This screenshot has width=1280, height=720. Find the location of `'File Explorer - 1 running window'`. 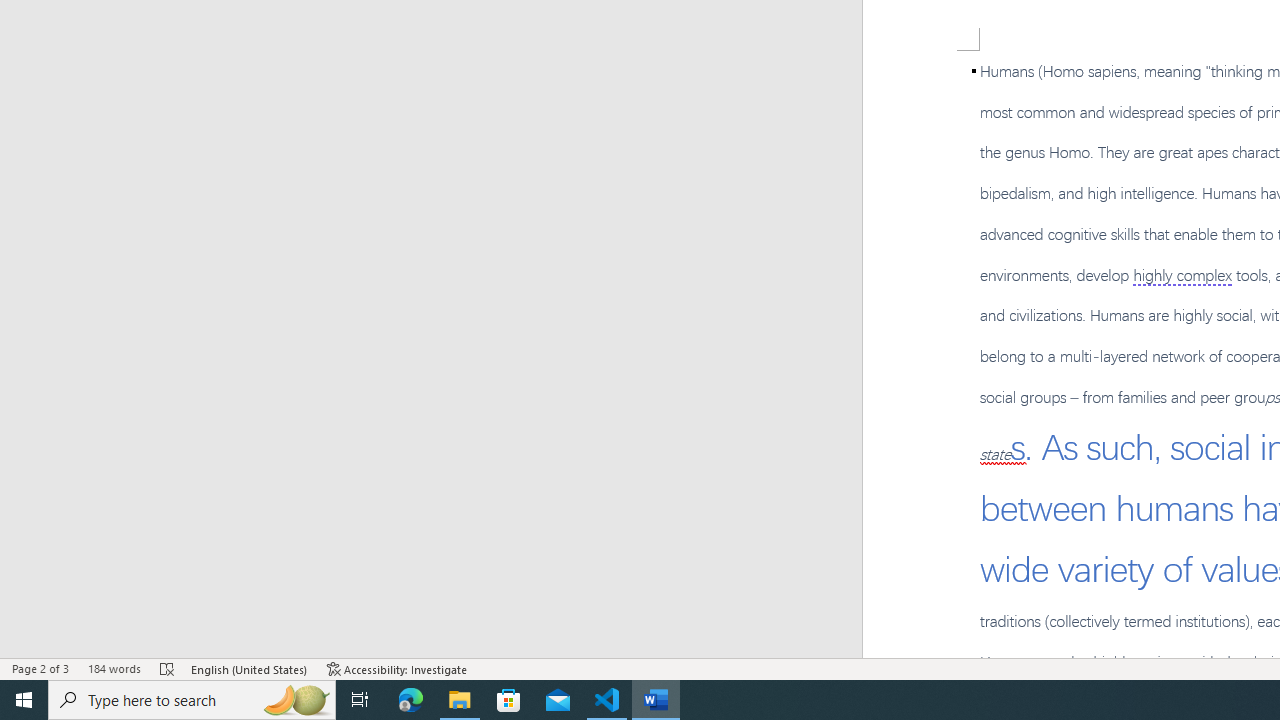

'File Explorer - 1 running window' is located at coordinates (459, 698).